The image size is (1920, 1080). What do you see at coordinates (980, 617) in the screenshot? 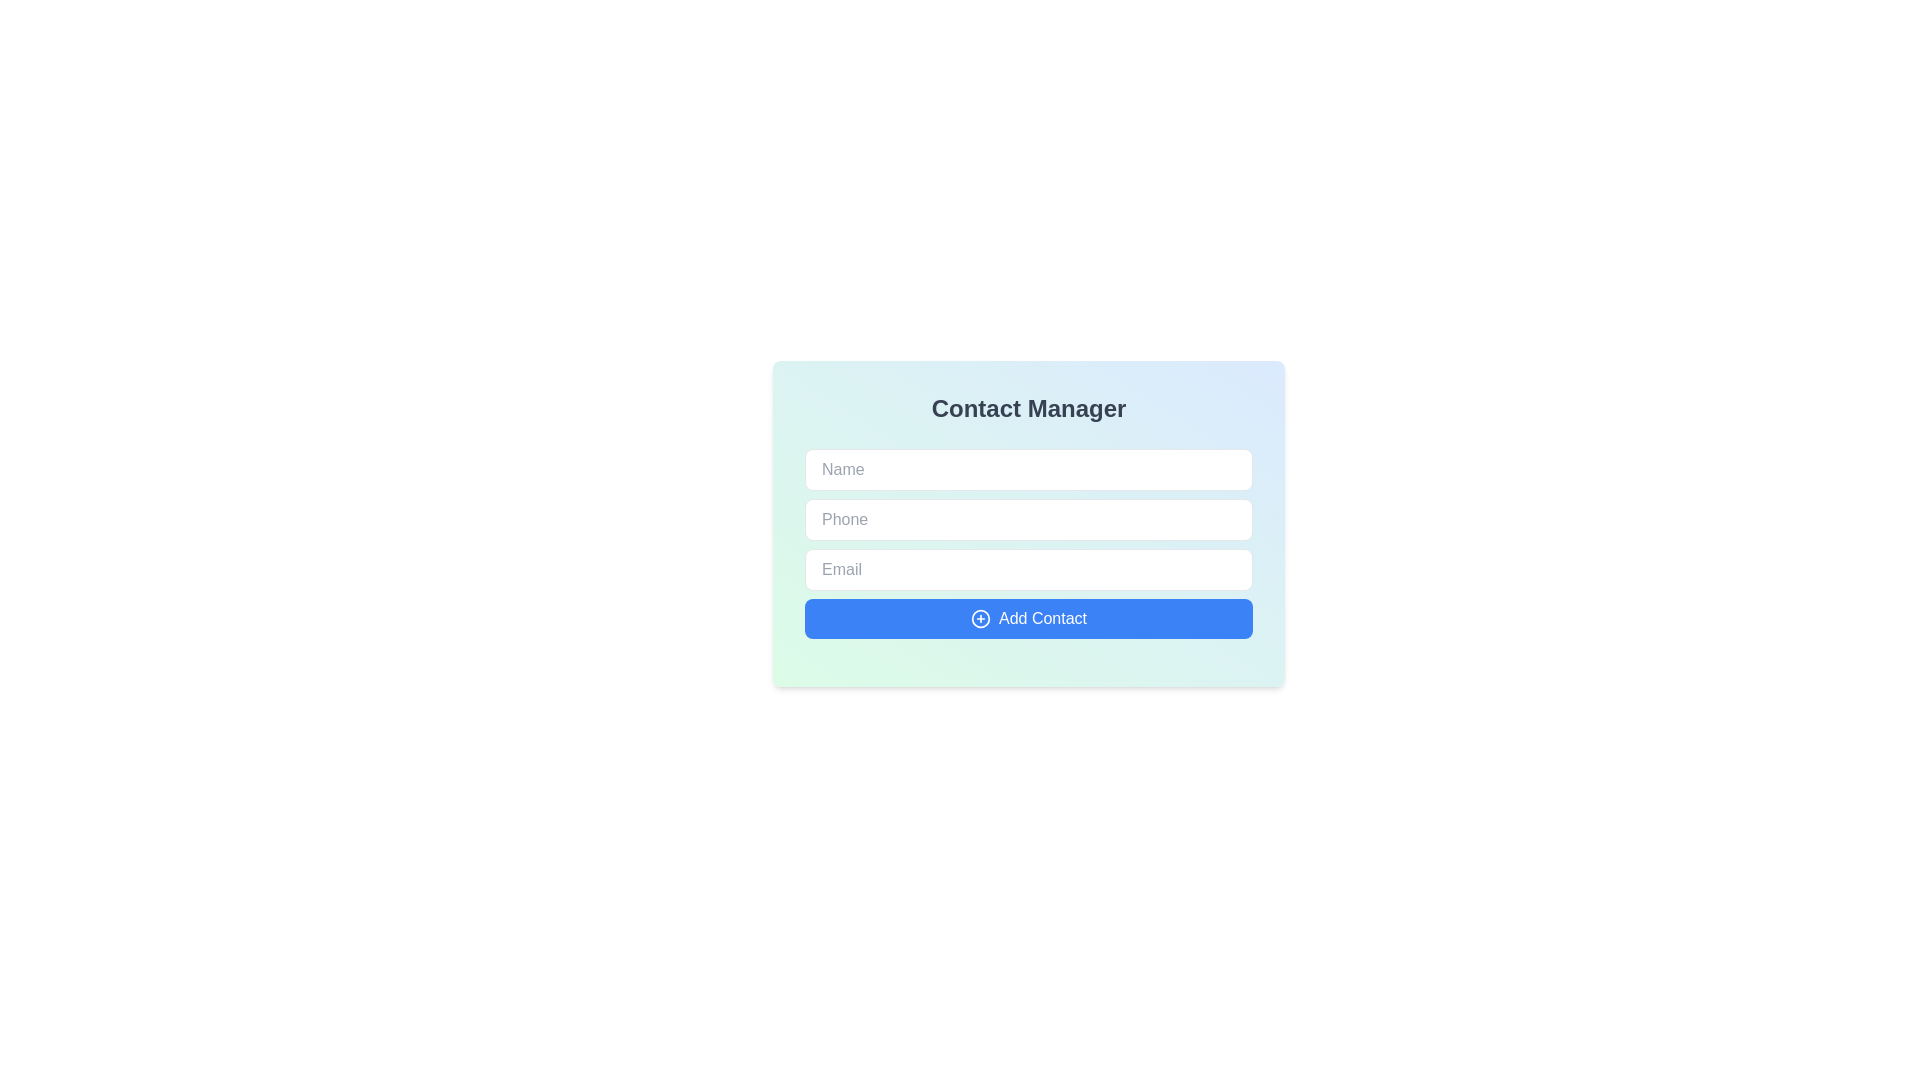
I see `the graphical icon, which is a small blue-outlined circle with a plus sign inside, located within the 'Add Contact' button at the bottom of the contact creation interface` at bounding box center [980, 617].